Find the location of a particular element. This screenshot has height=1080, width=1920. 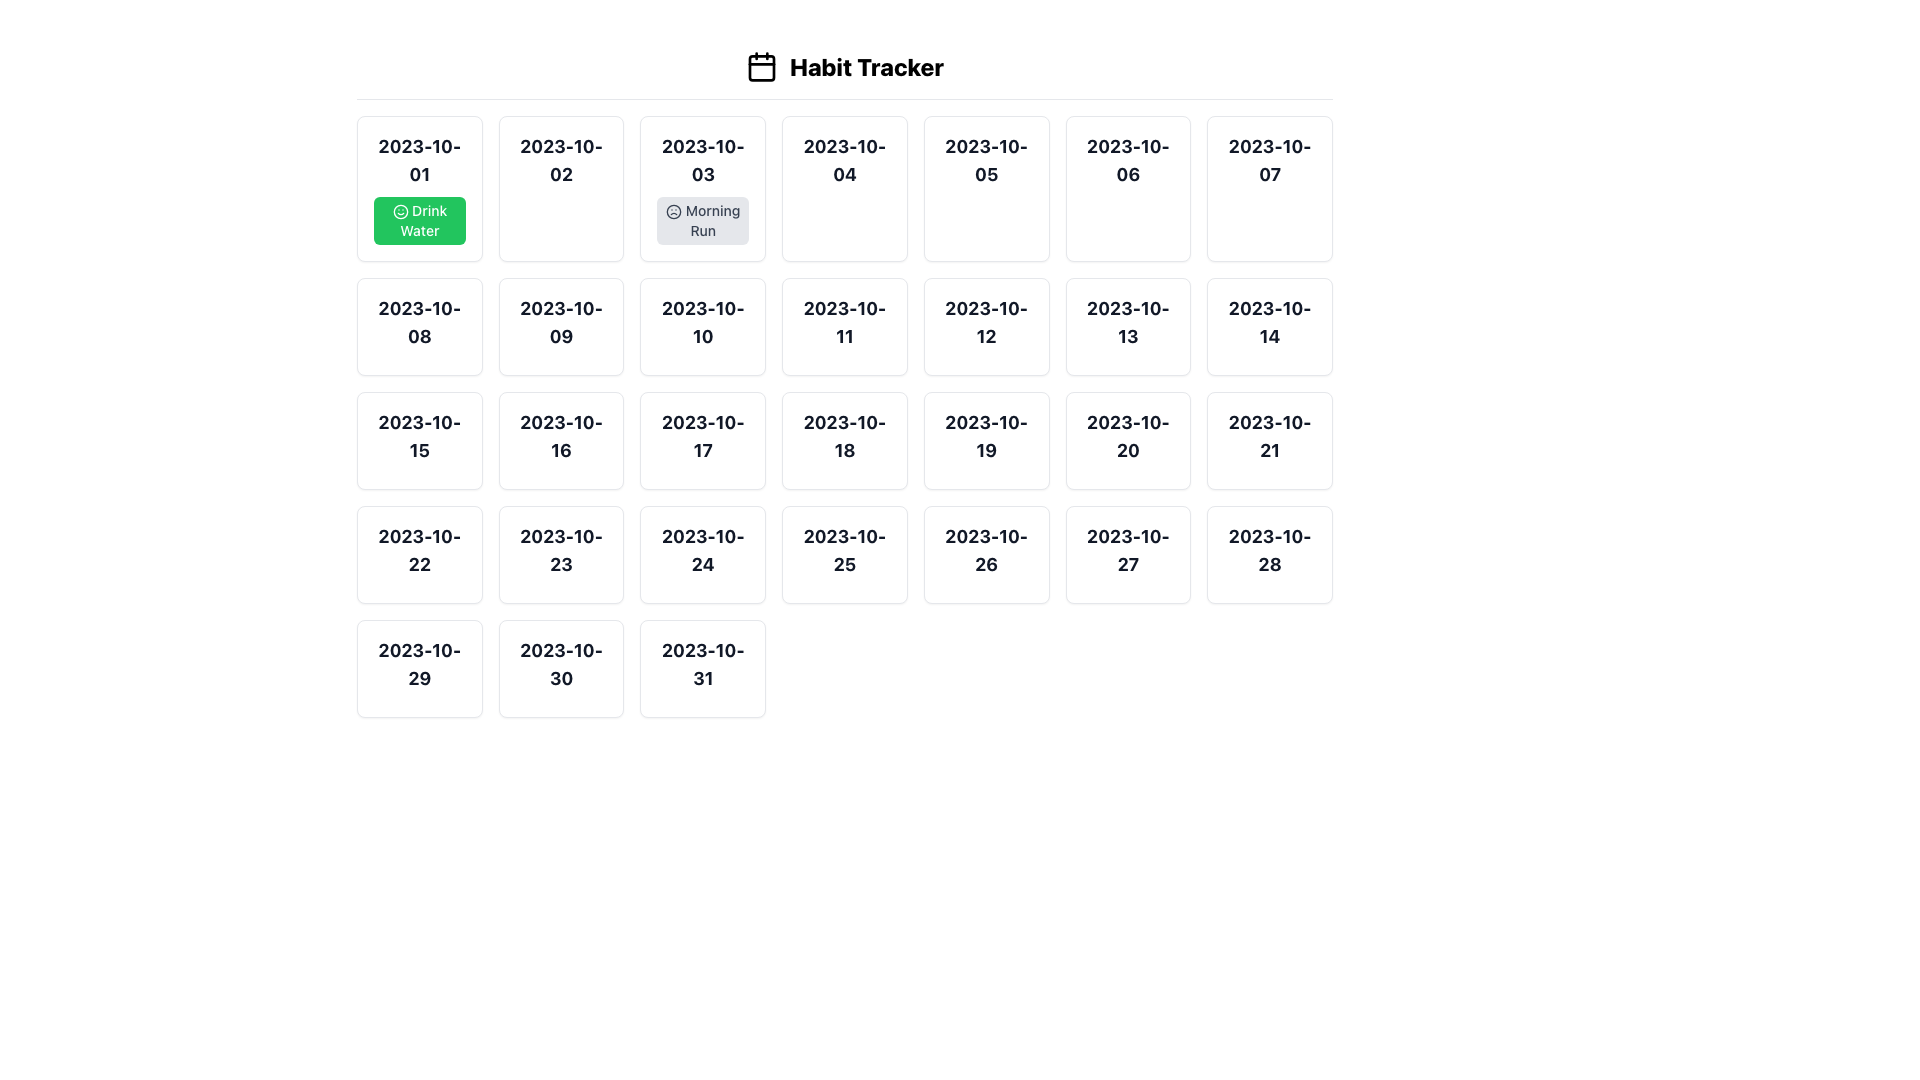

the clickable date element displaying '2023-10-18' in the calendar interface is located at coordinates (844, 439).